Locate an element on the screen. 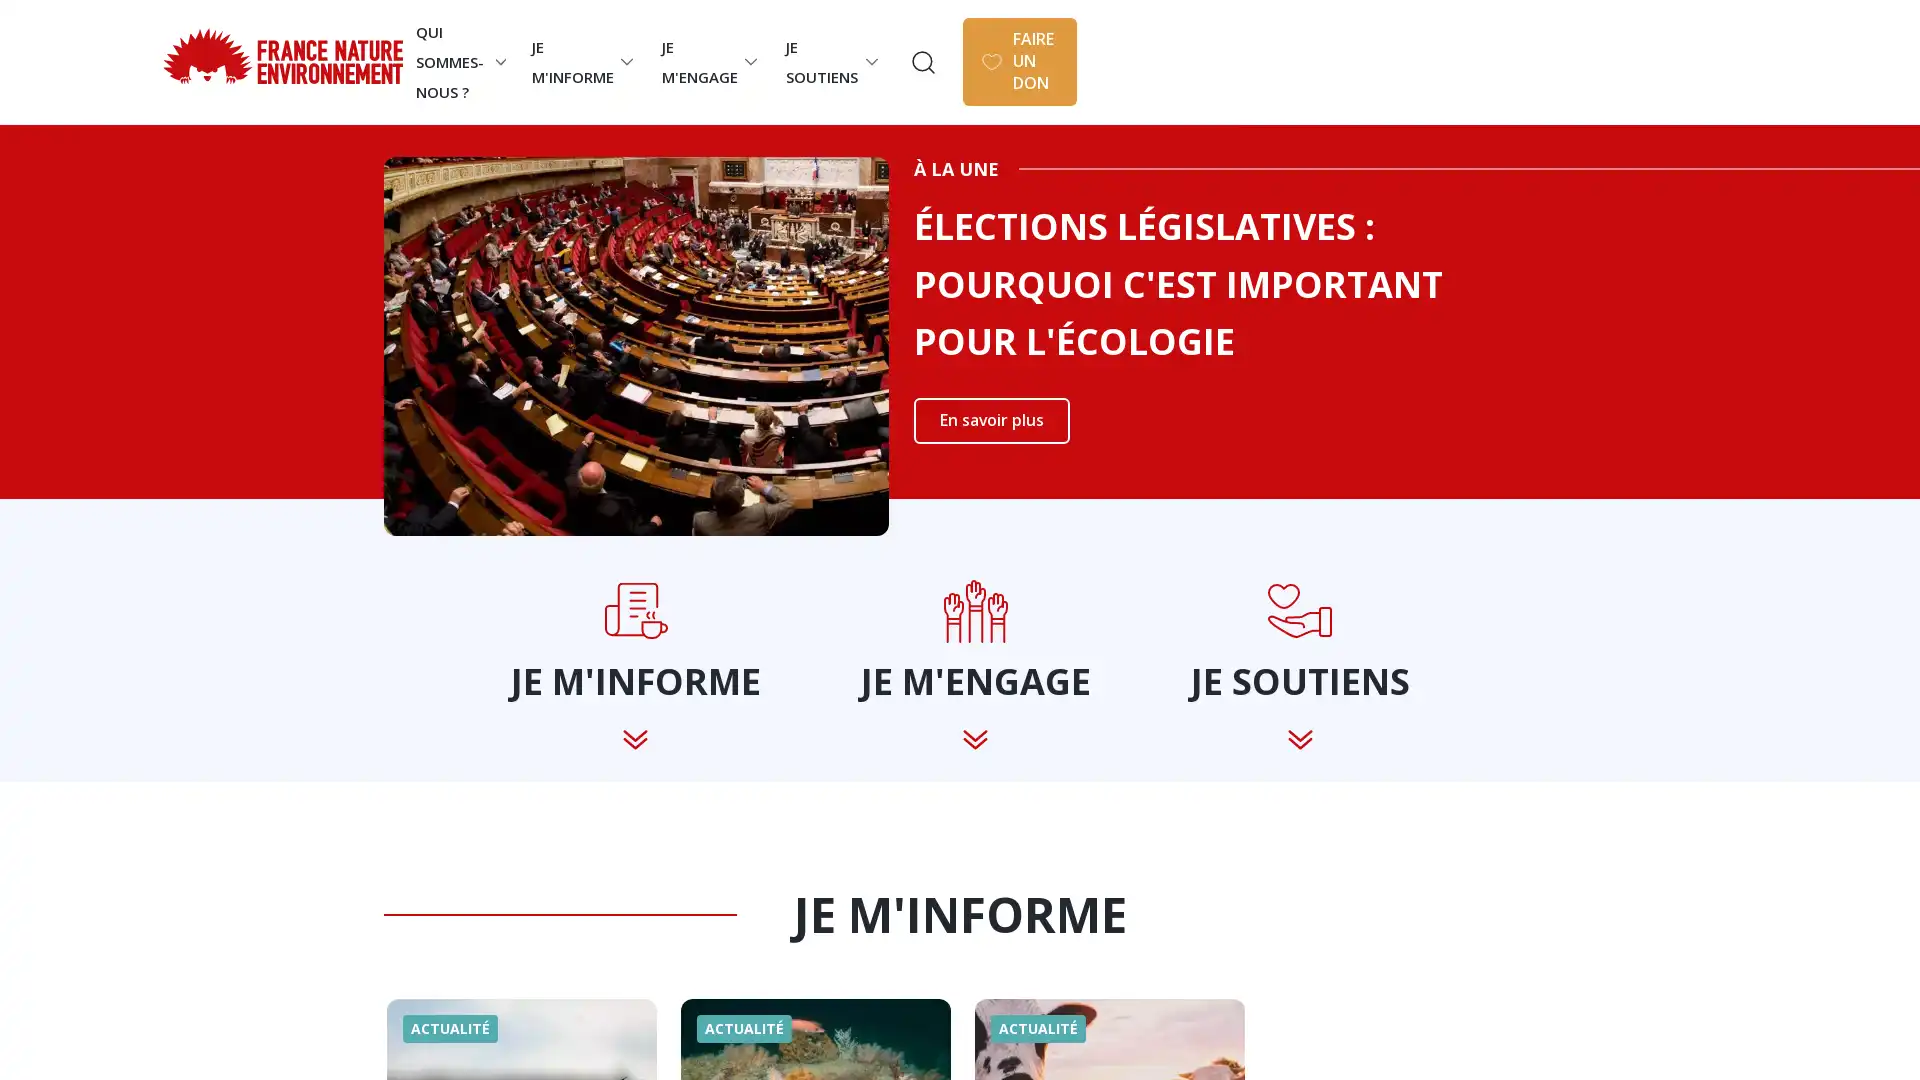 The width and height of the screenshot is (1920, 1080). Fermer la recherche is located at coordinates (1848, 49).